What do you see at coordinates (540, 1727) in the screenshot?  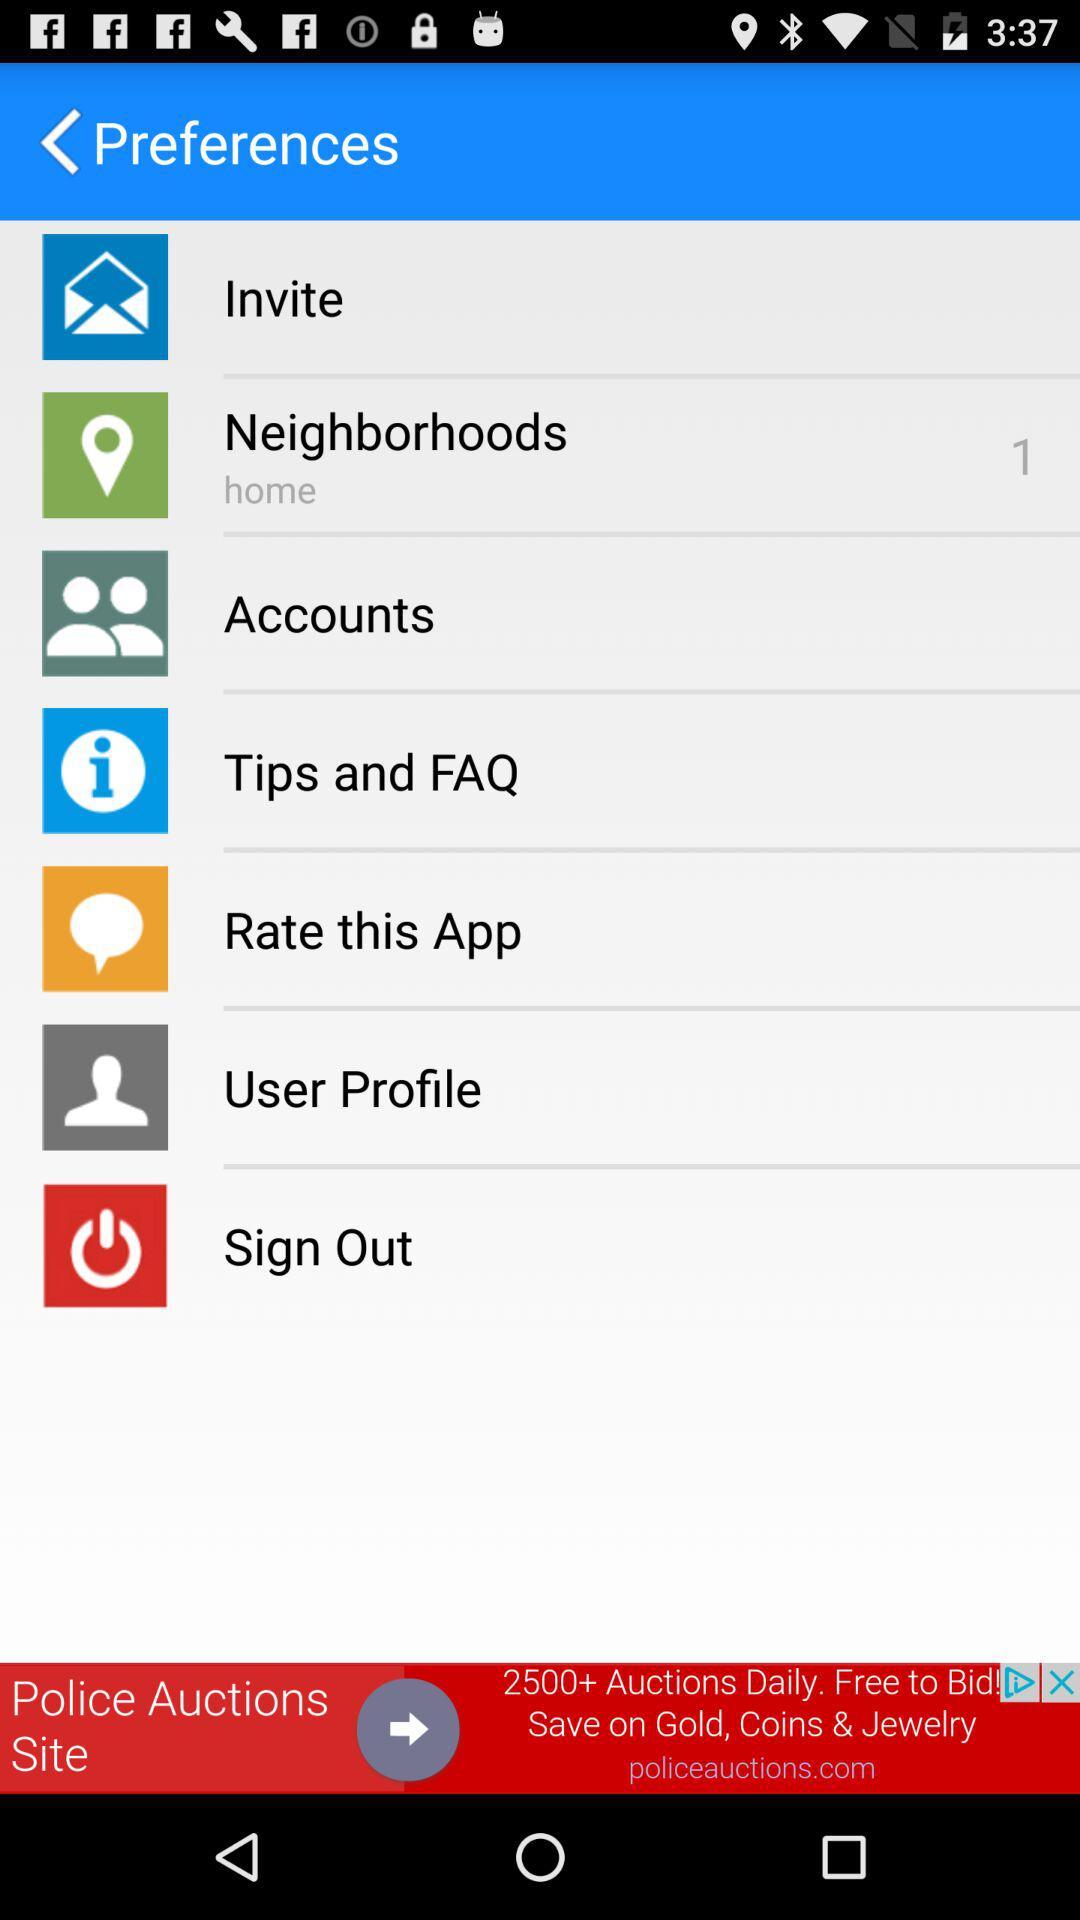 I see `web advertisement` at bounding box center [540, 1727].